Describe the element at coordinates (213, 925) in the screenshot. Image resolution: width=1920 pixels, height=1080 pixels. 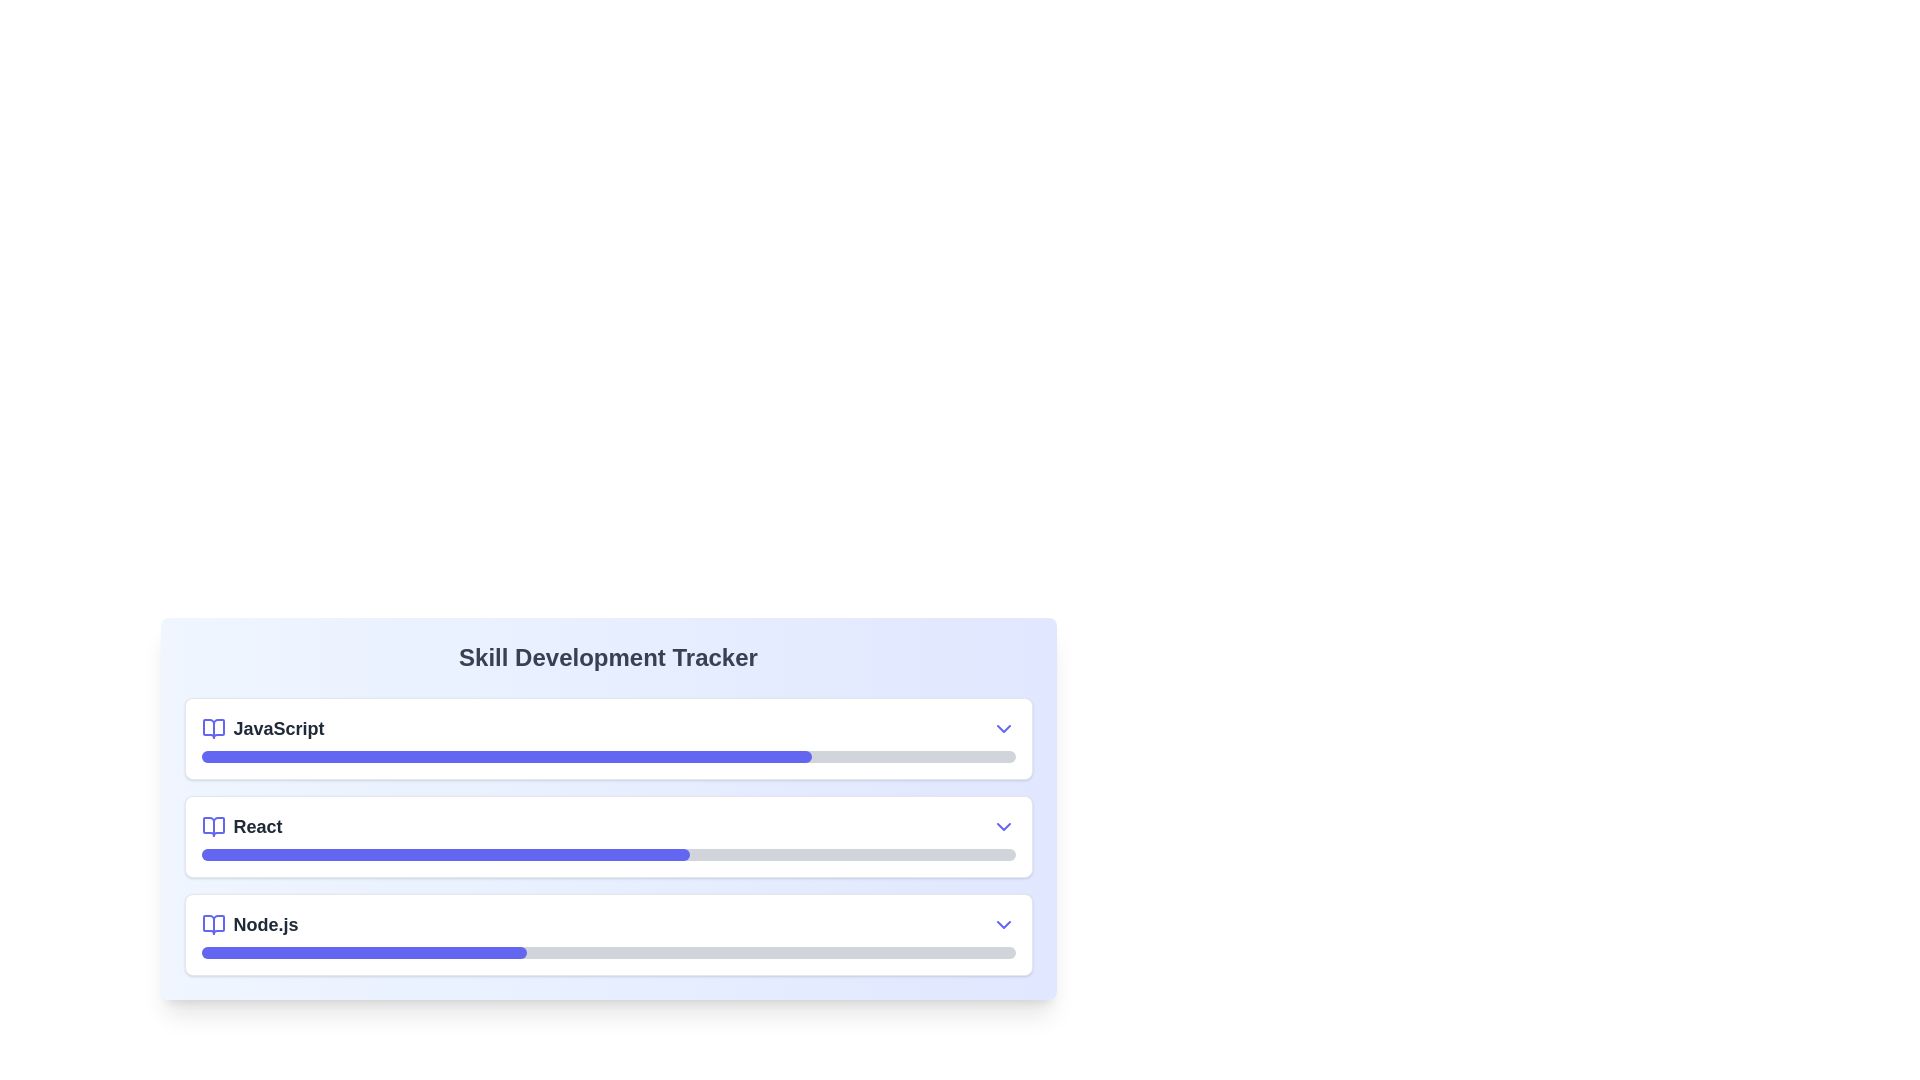
I see `the open book icon, which is styled with a clean line design and is positioned to the left of the 'Node.js' text label` at that location.